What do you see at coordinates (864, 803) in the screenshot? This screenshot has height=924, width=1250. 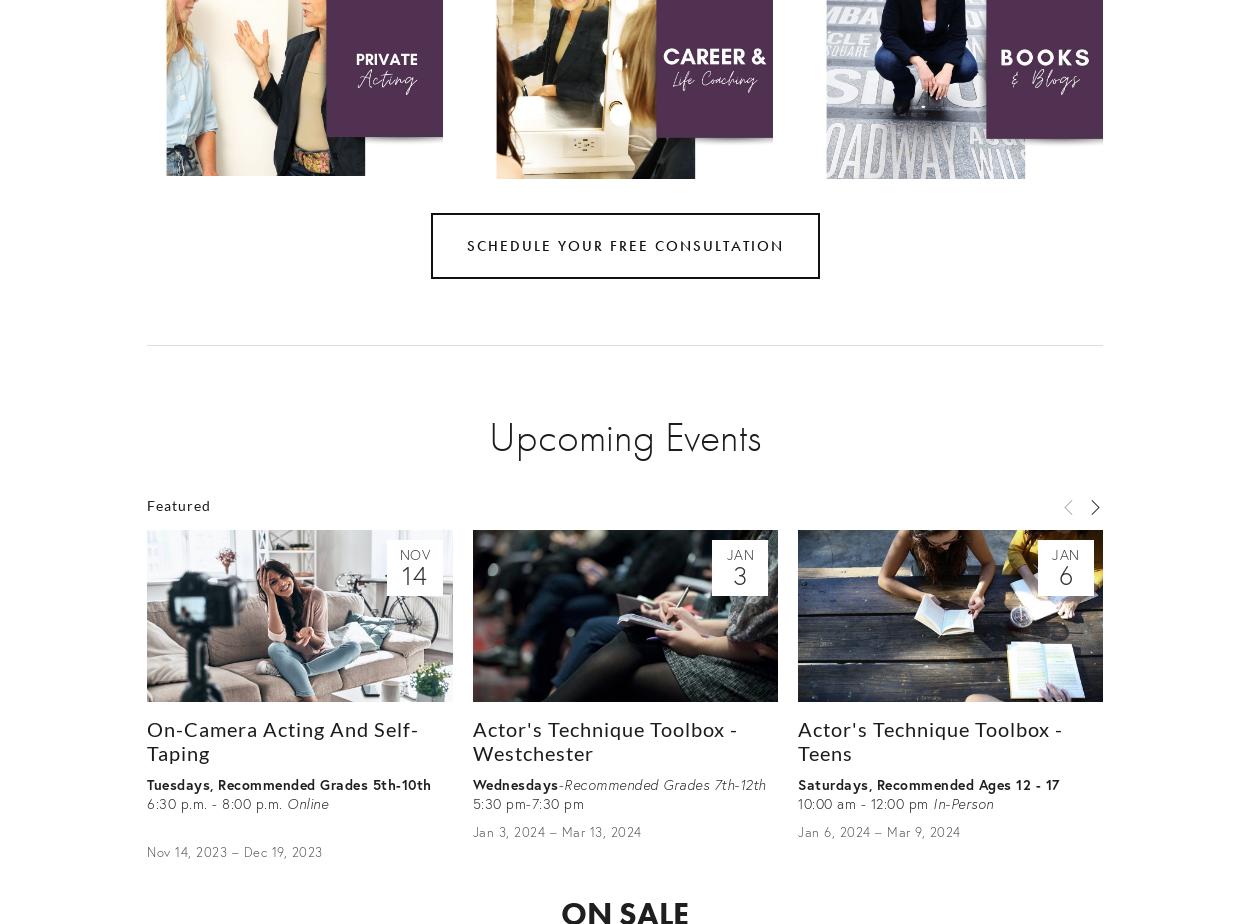 I see `'10:00 am - 12:00 pm'` at bounding box center [864, 803].